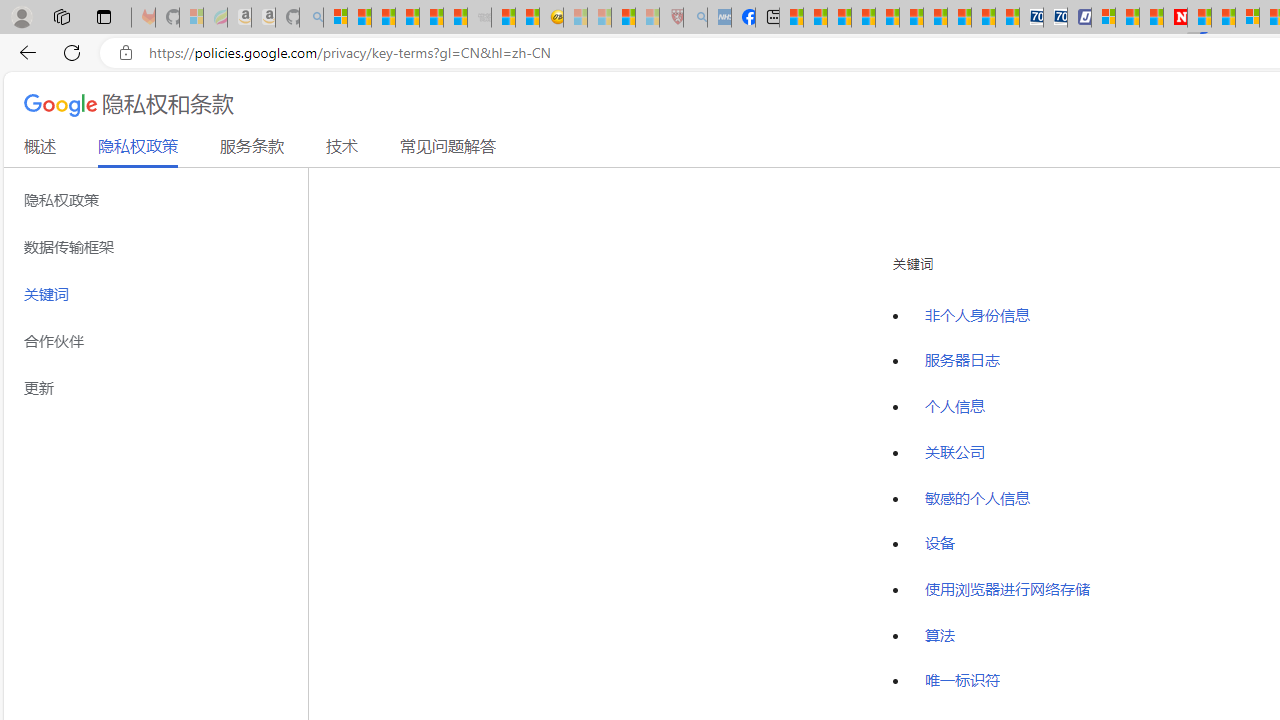  I want to click on 'Combat Siege - Sleeping', so click(480, 17).